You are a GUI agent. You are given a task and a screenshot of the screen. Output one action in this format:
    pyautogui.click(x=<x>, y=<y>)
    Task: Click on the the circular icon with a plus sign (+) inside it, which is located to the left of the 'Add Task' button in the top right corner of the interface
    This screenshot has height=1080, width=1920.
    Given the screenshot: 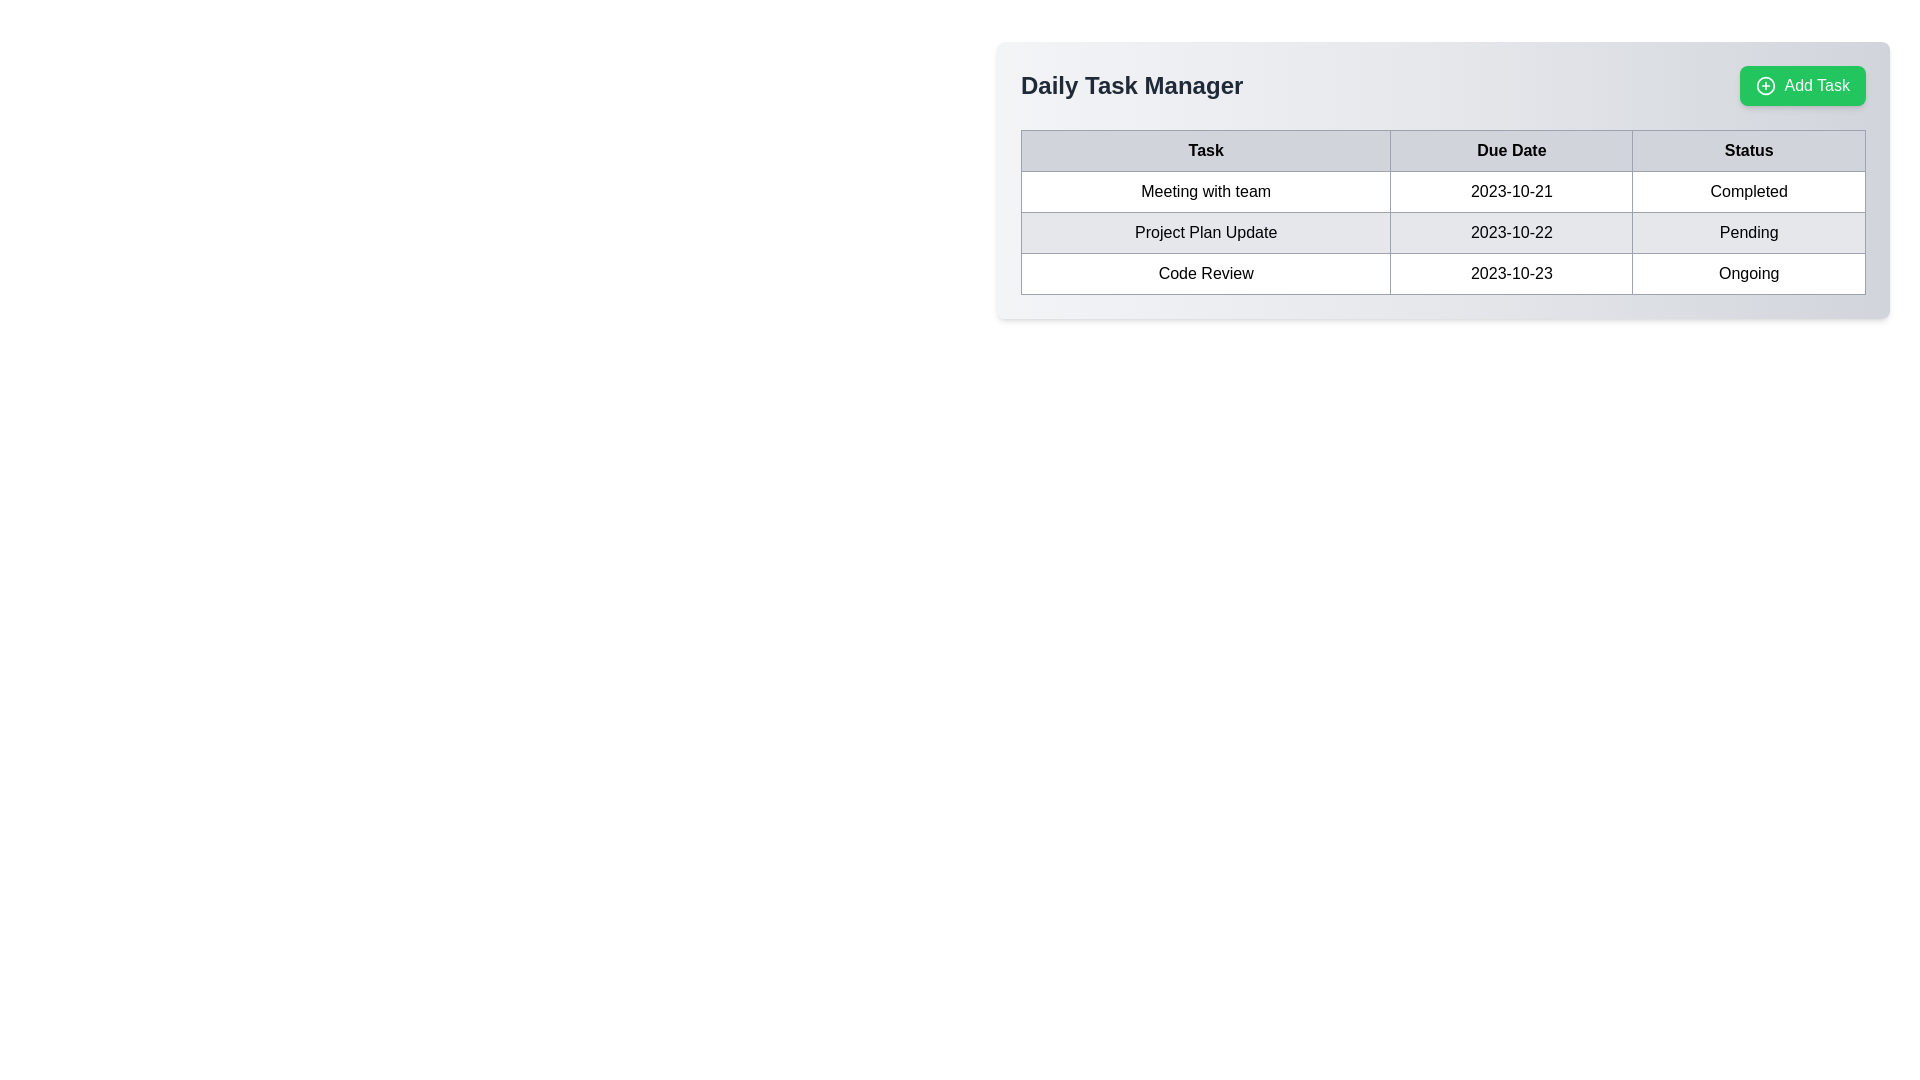 What is the action you would take?
    pyautogui.click(x=1766, y=84)
    